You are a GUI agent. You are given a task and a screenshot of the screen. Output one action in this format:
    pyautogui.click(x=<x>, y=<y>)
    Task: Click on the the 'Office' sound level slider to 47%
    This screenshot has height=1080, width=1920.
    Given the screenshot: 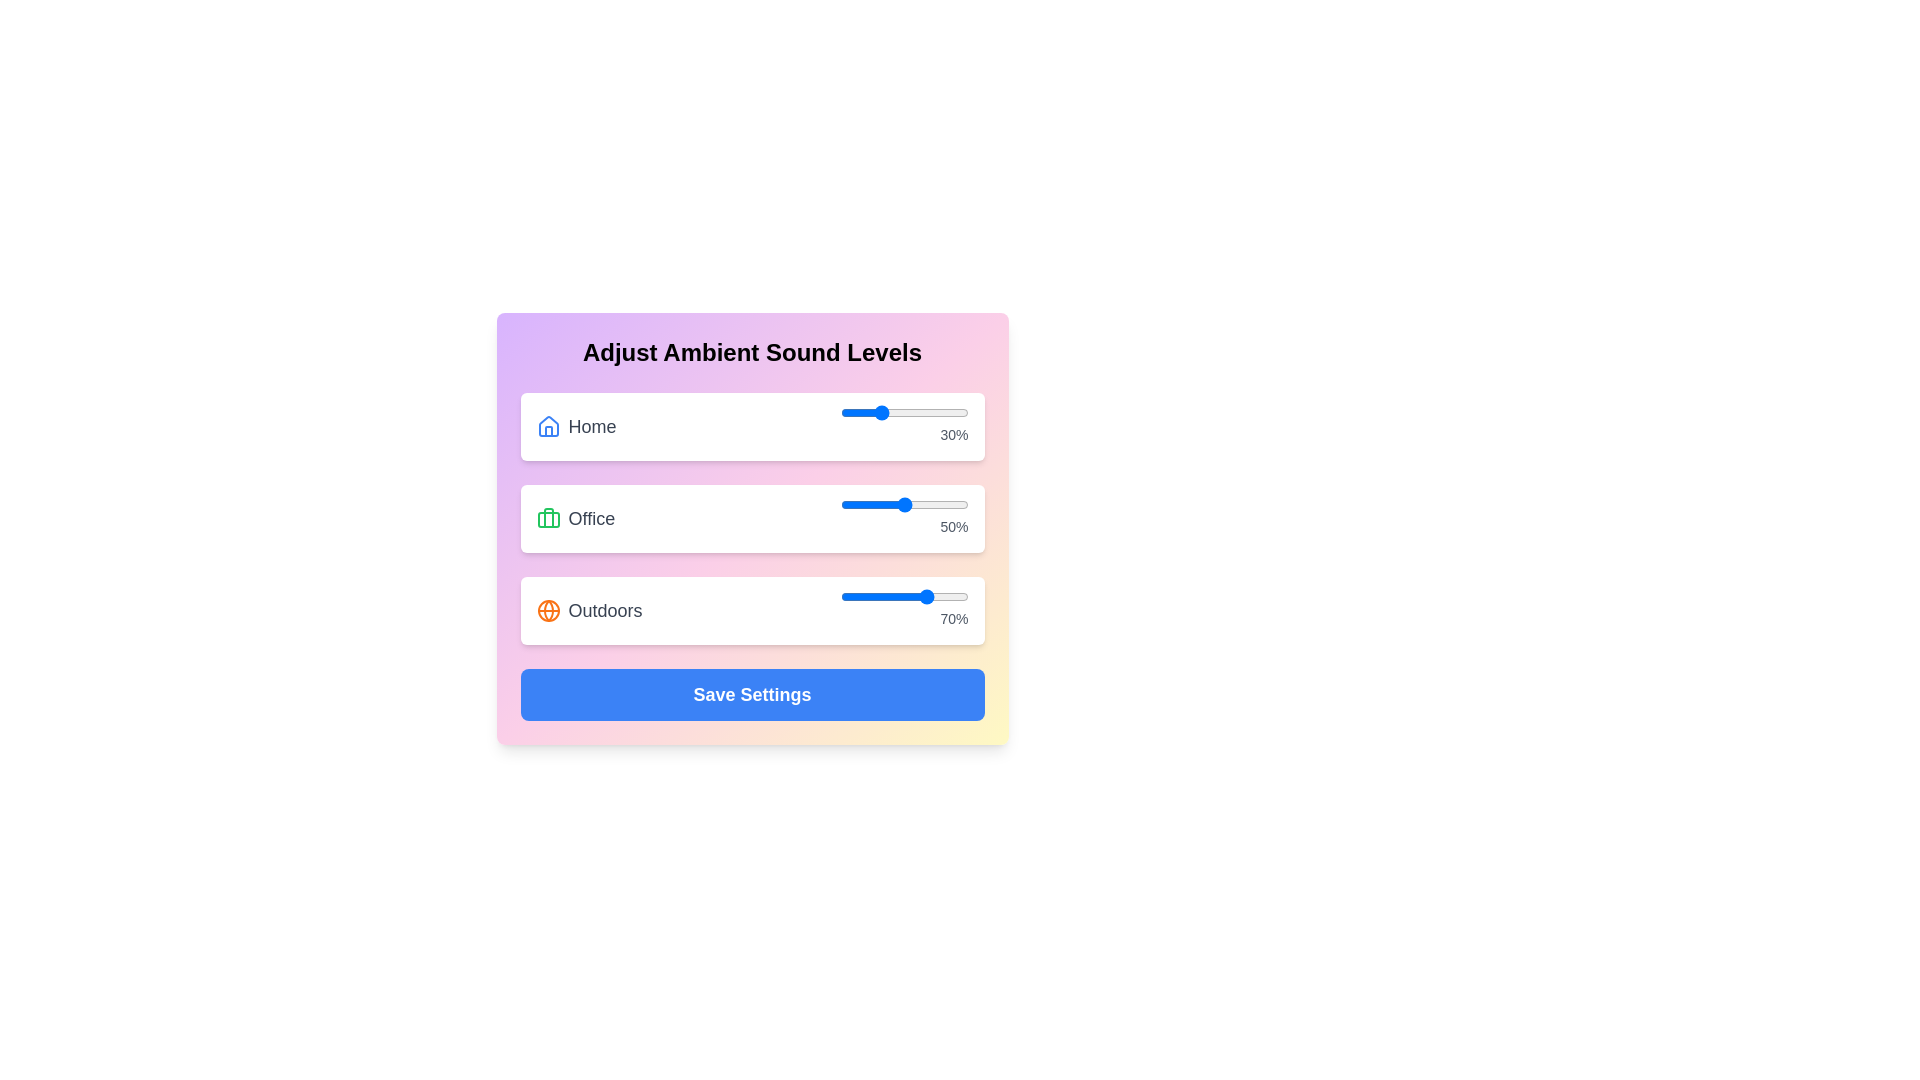 What is the action you would take?
    pyautogui.click(x=899, y=504)
    